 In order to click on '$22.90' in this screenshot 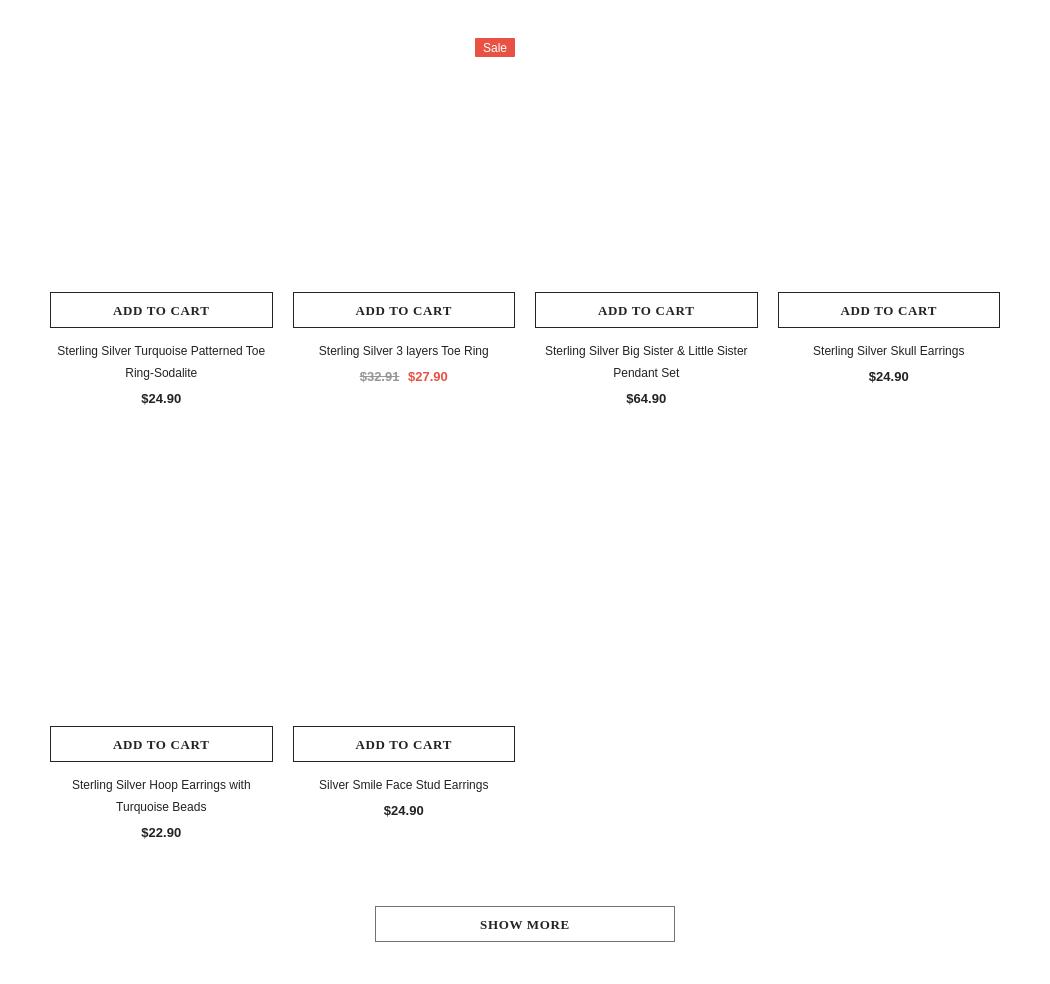, I will do `click(160, 831)`.